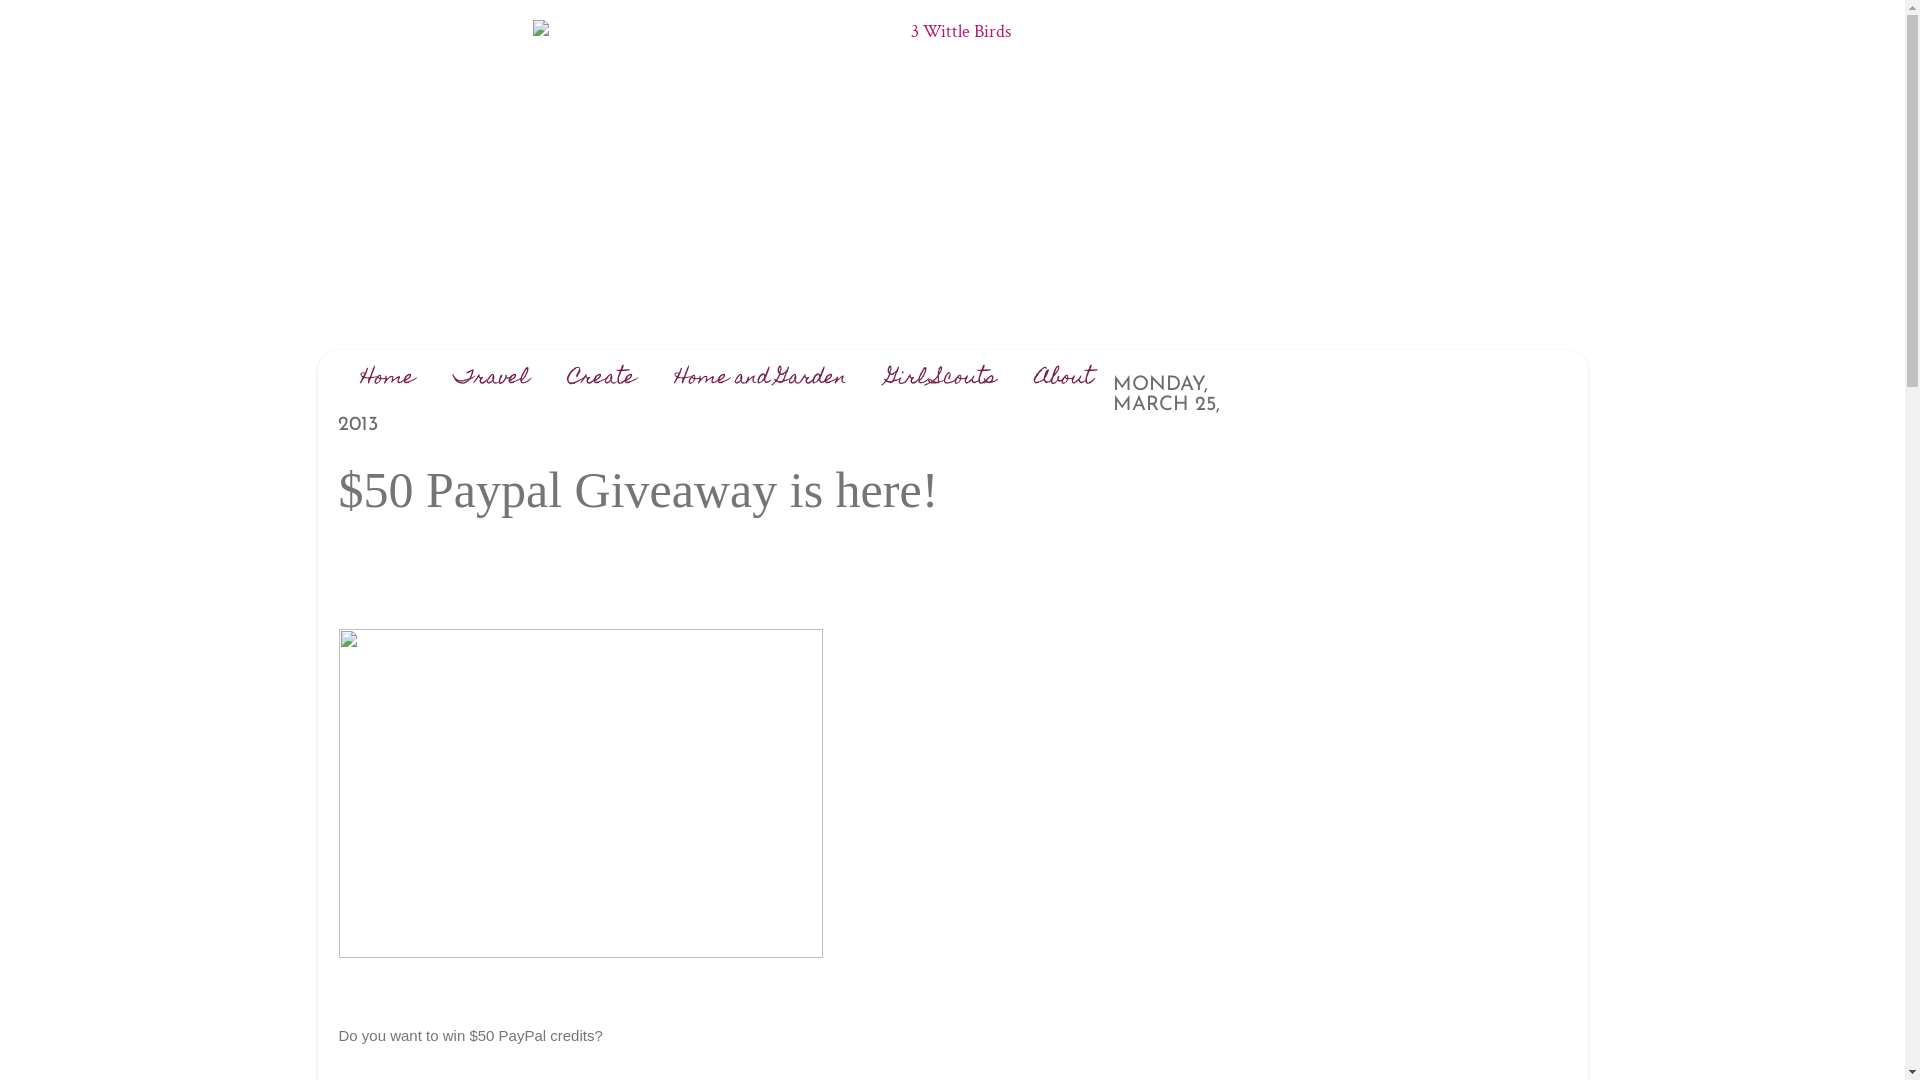  What do you see at coordinates (491, 378) in the screenshot?
I see `'Travel'` at bounding box center [491, 378].